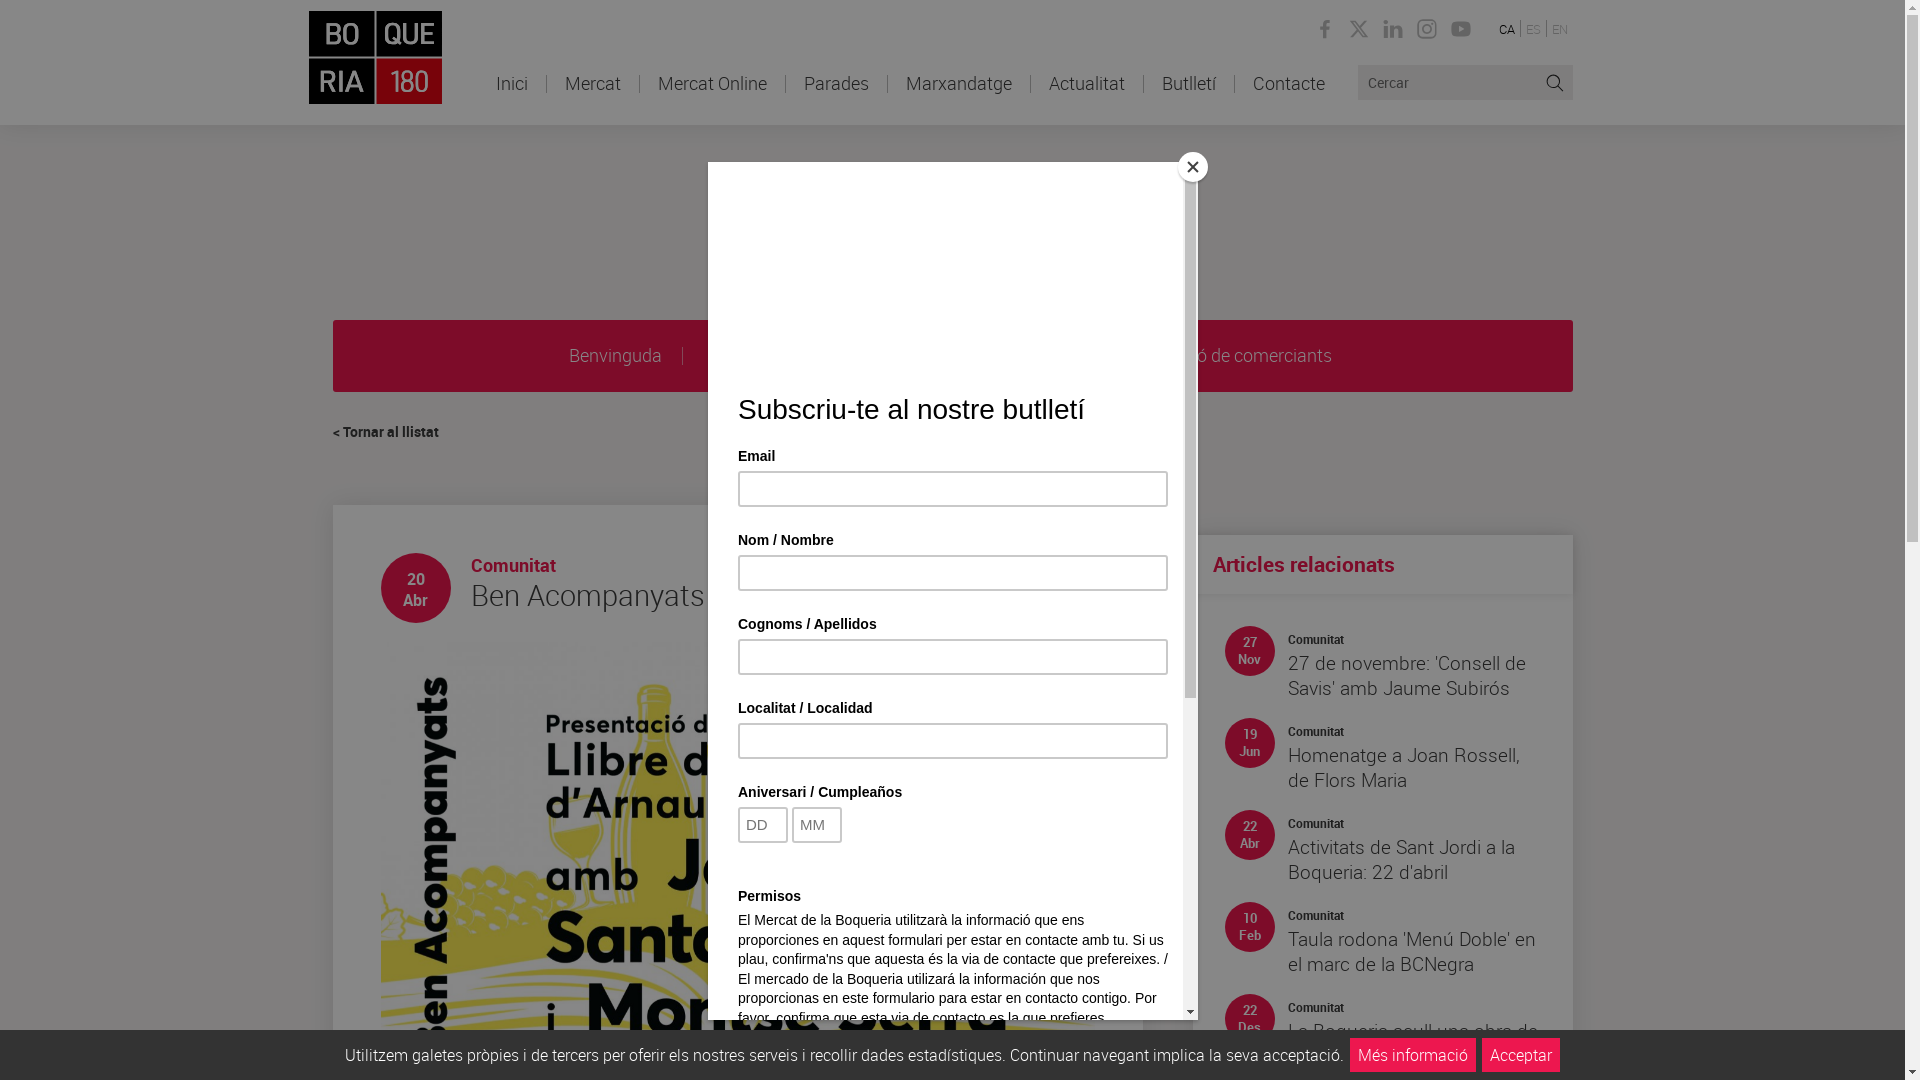 The width and height of the screenshot is (1920, 1080). Describe the element at coordinates (546, 99) in the screenshot. I see `'Mercat'` at that location.